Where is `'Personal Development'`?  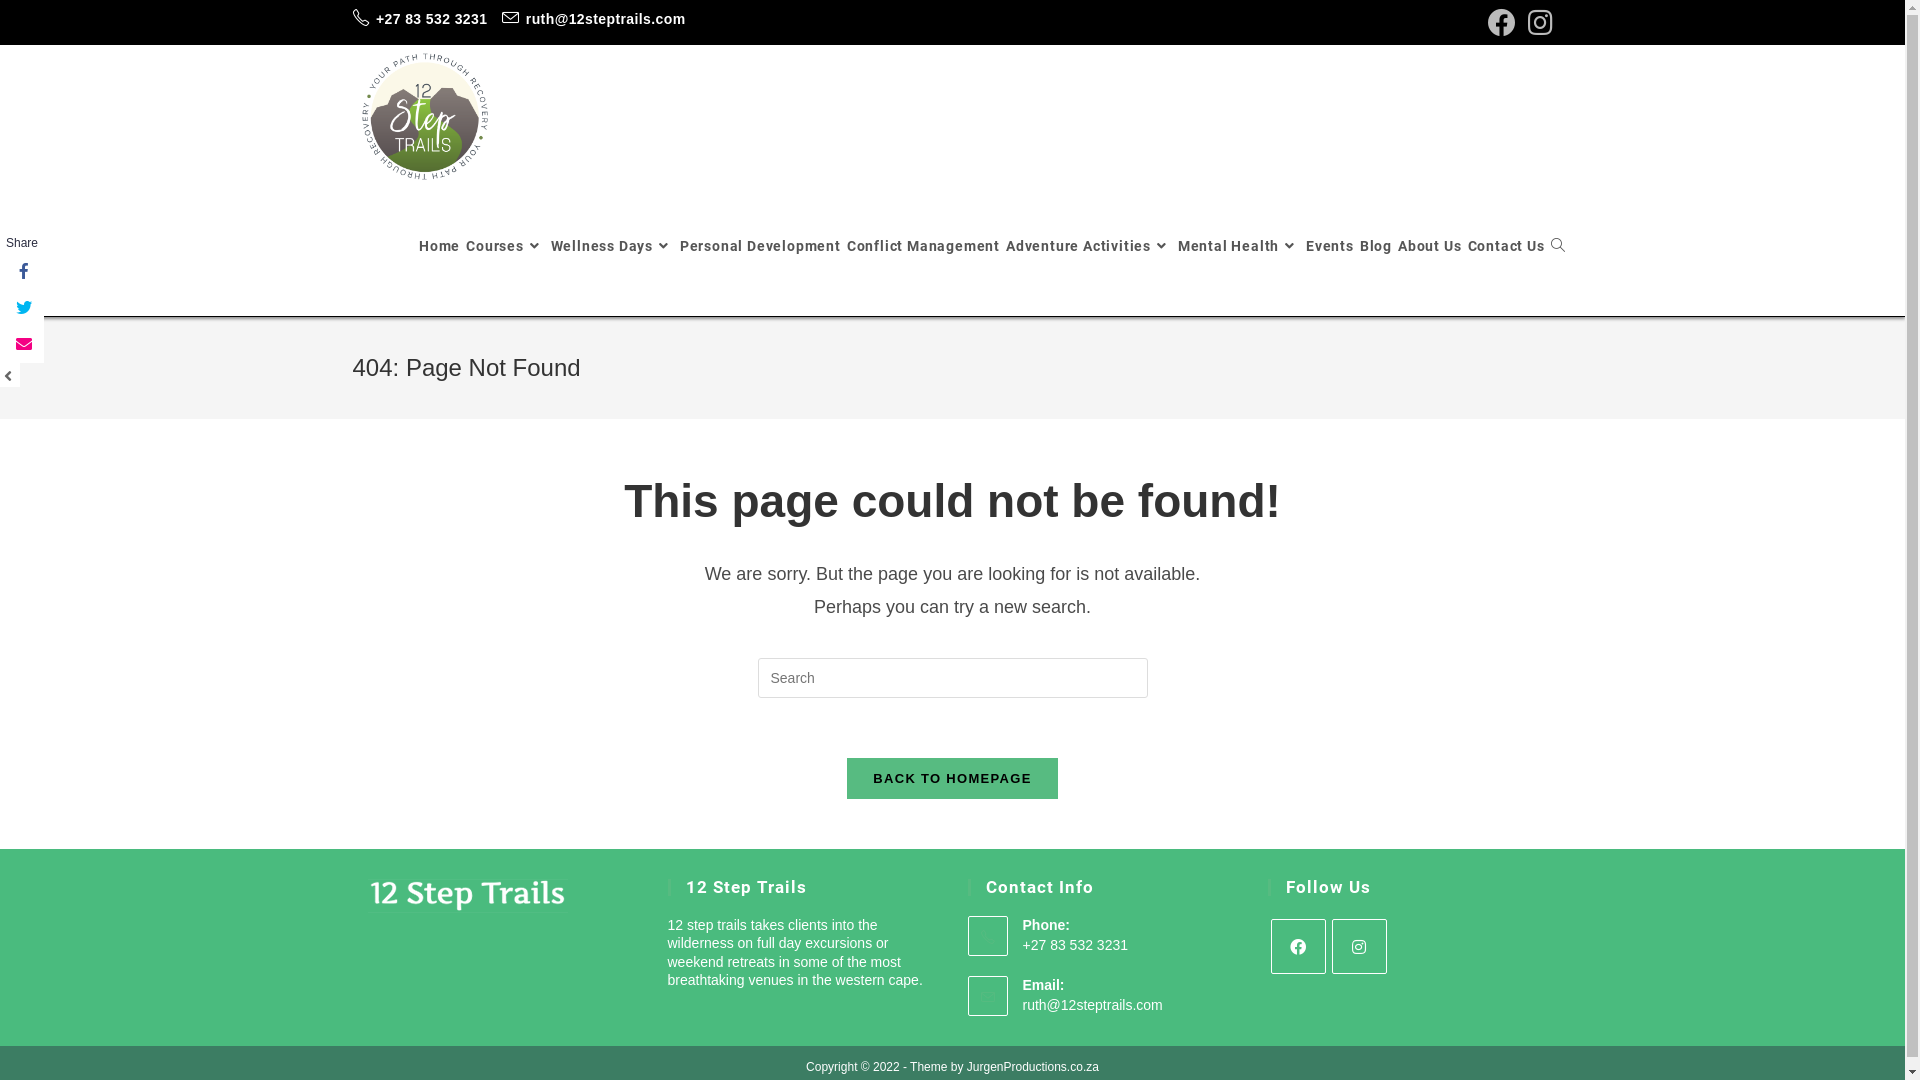 'Personal Development' is located at coordinates (759, 245).